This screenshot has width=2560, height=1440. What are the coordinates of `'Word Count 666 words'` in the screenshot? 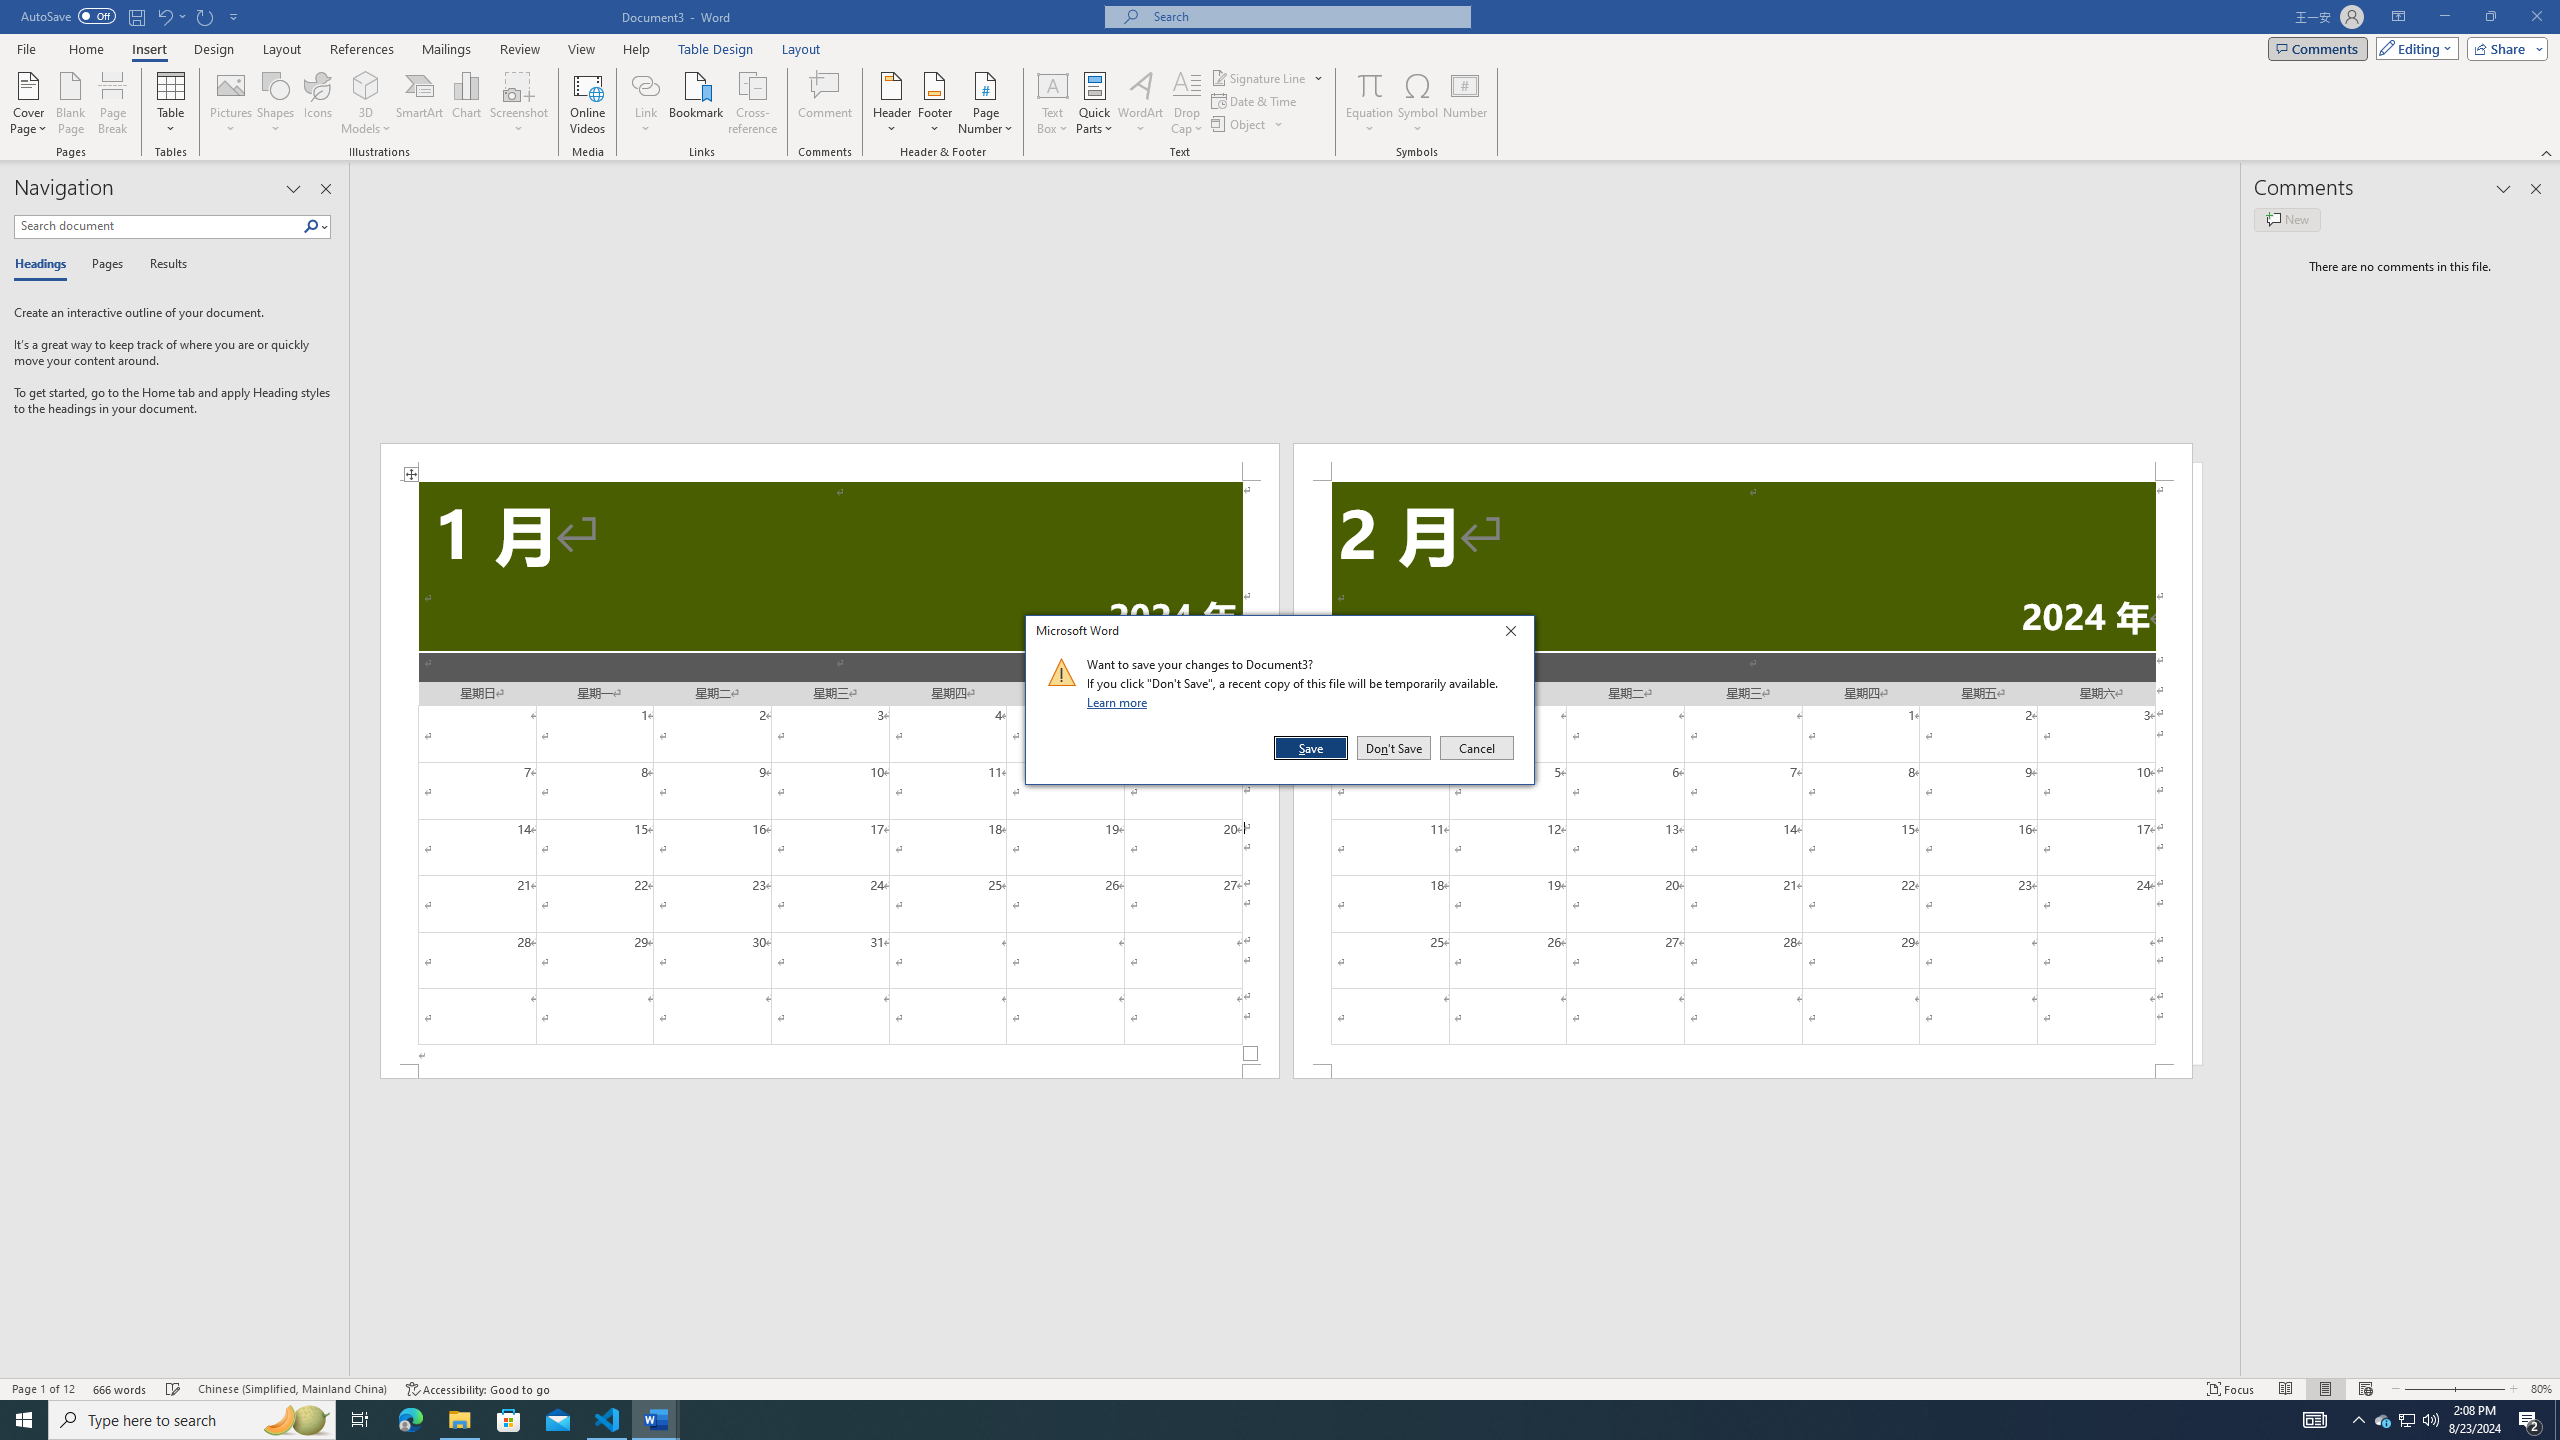 It's located at (121, 1389).